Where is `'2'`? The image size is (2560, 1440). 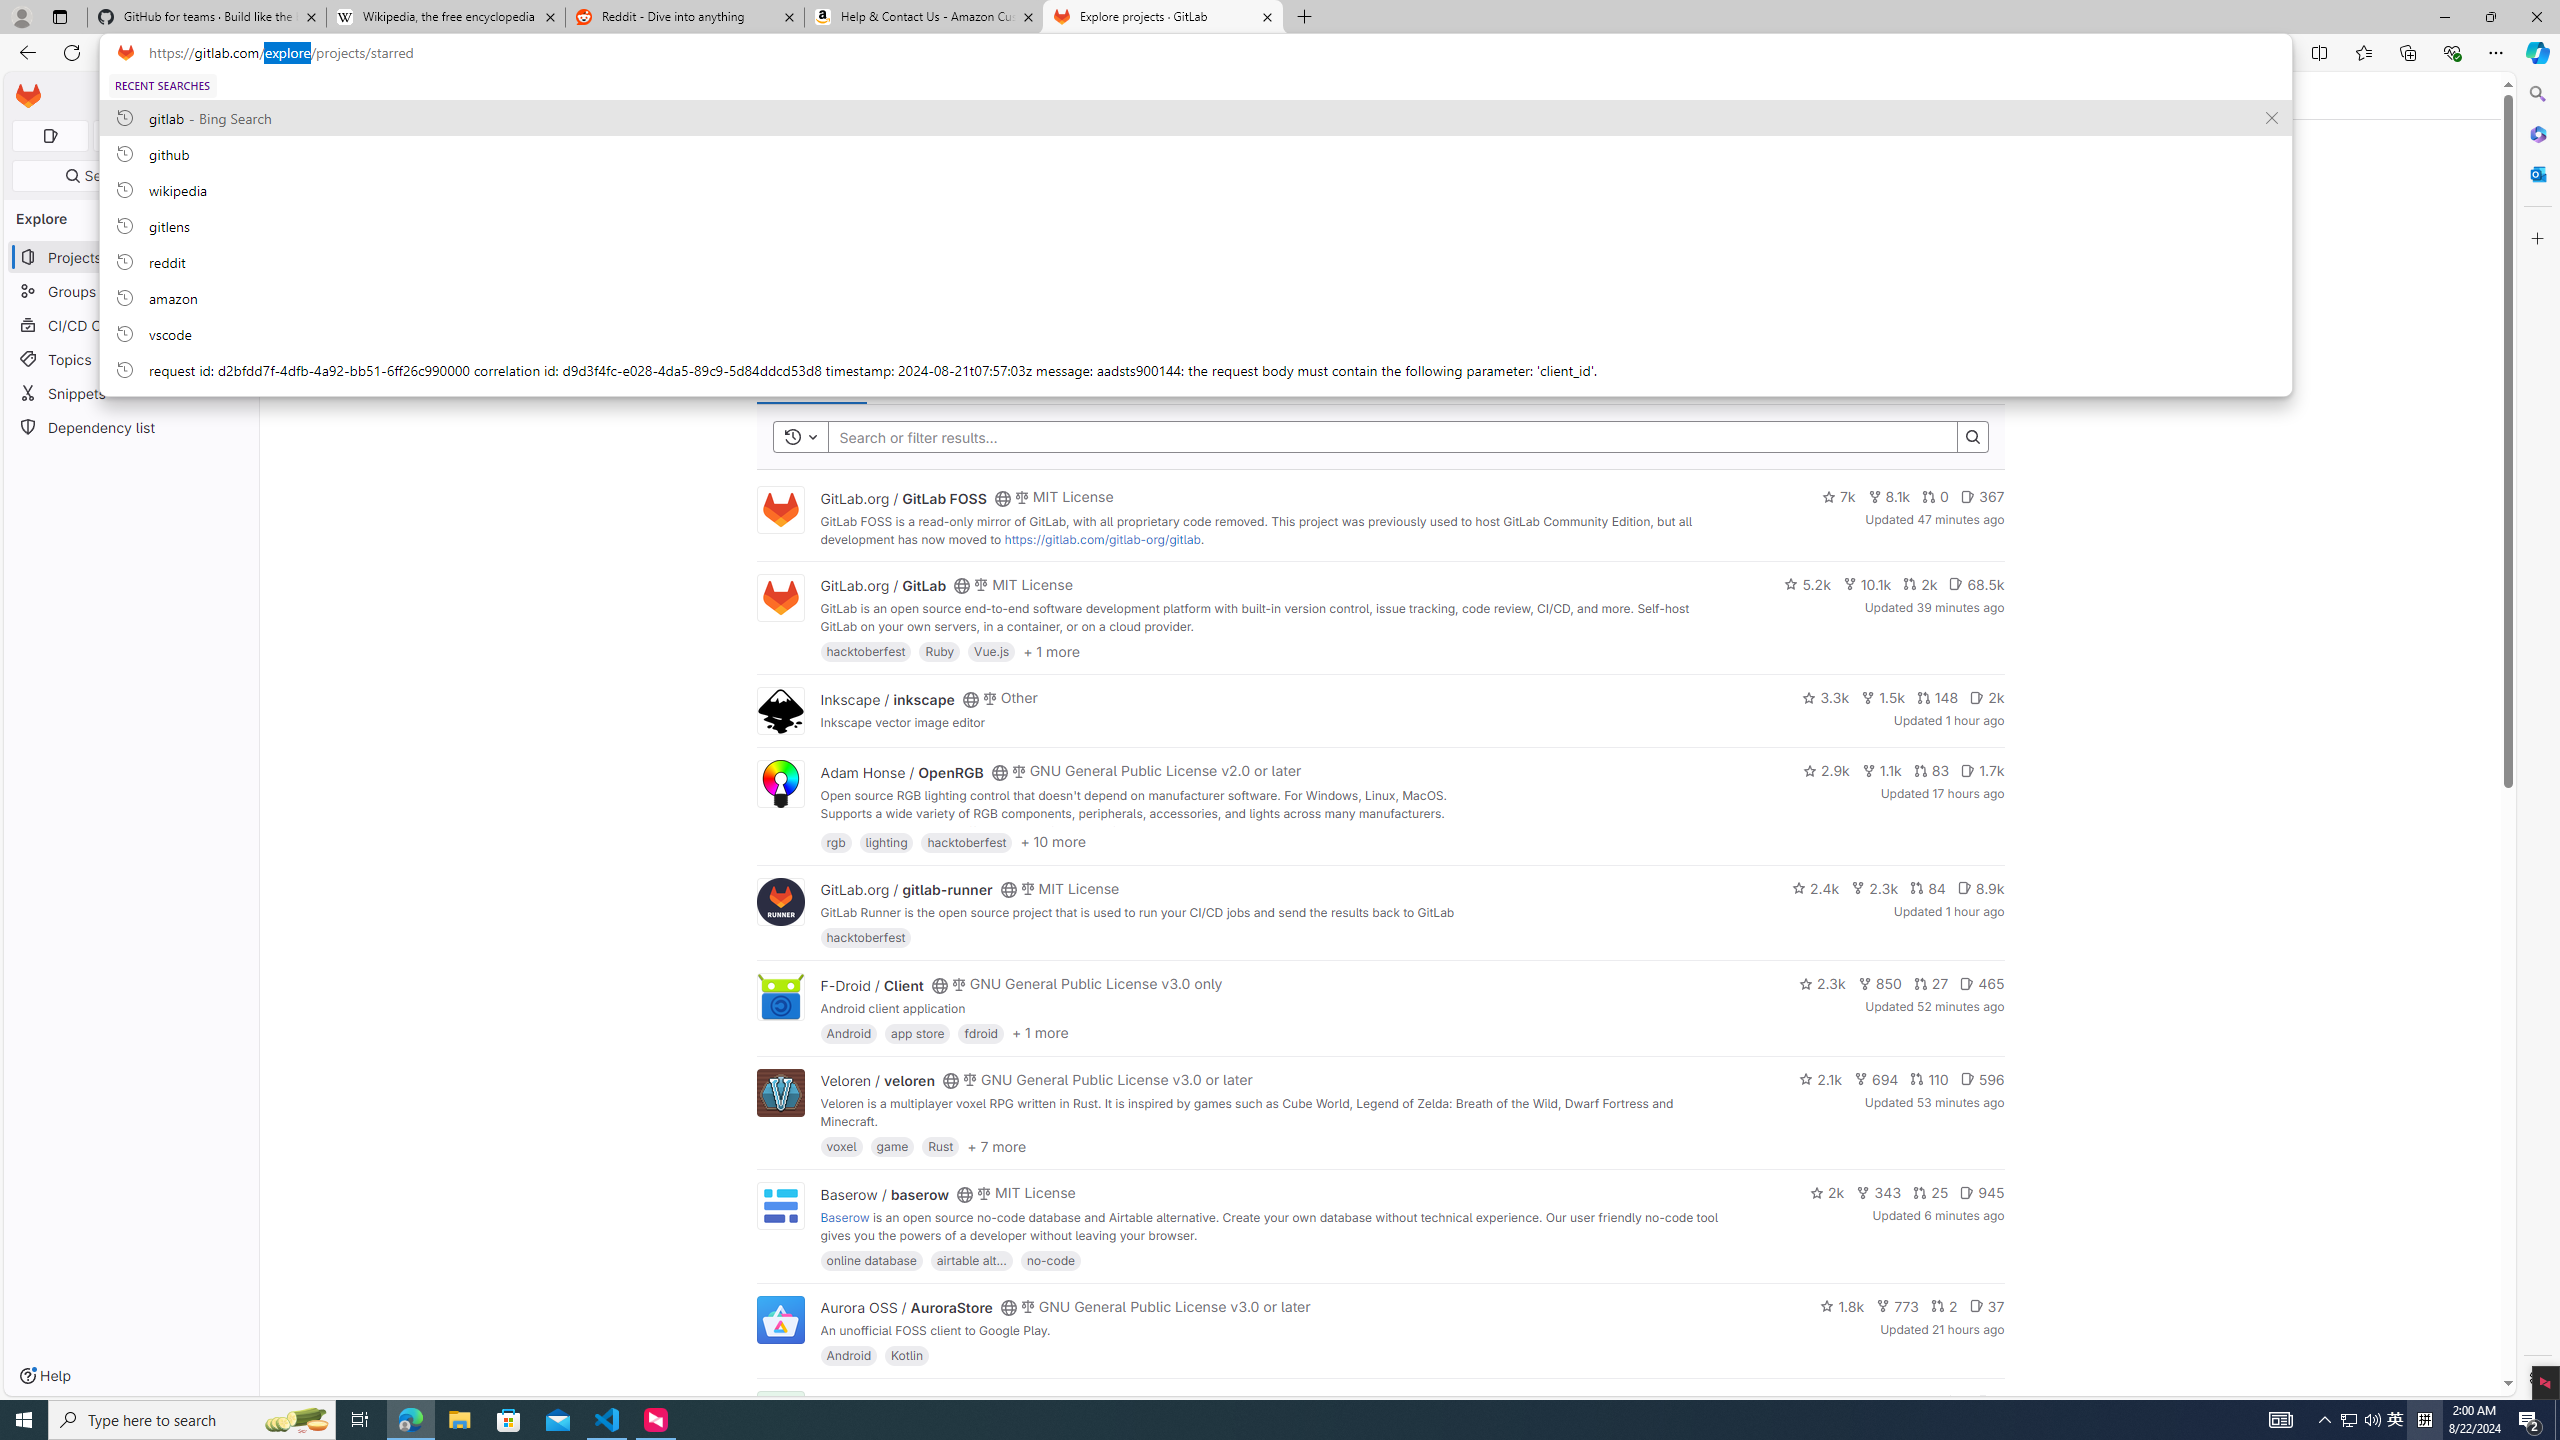 '2' is located at coordinates (1944, 1305).